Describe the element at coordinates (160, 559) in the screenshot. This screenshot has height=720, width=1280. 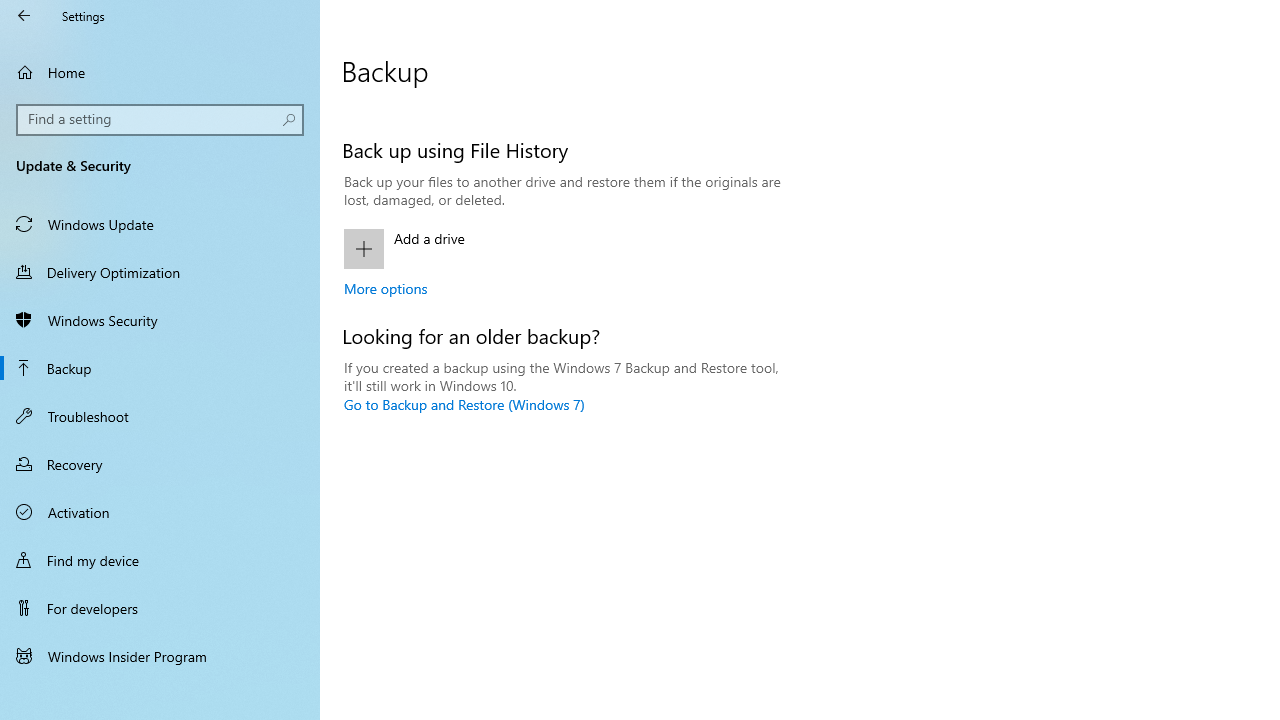
I see `'Find my device'` at that location.